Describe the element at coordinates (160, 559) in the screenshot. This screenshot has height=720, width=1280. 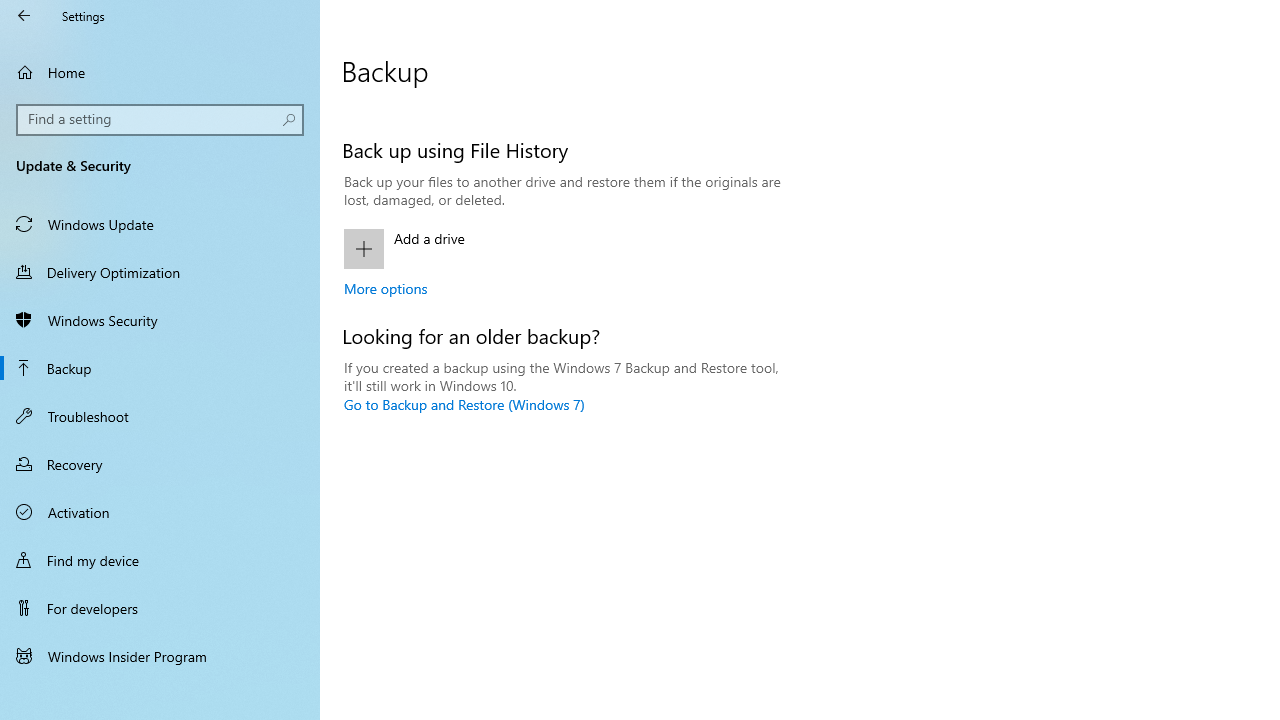
I see `'Find my device'` at that location.